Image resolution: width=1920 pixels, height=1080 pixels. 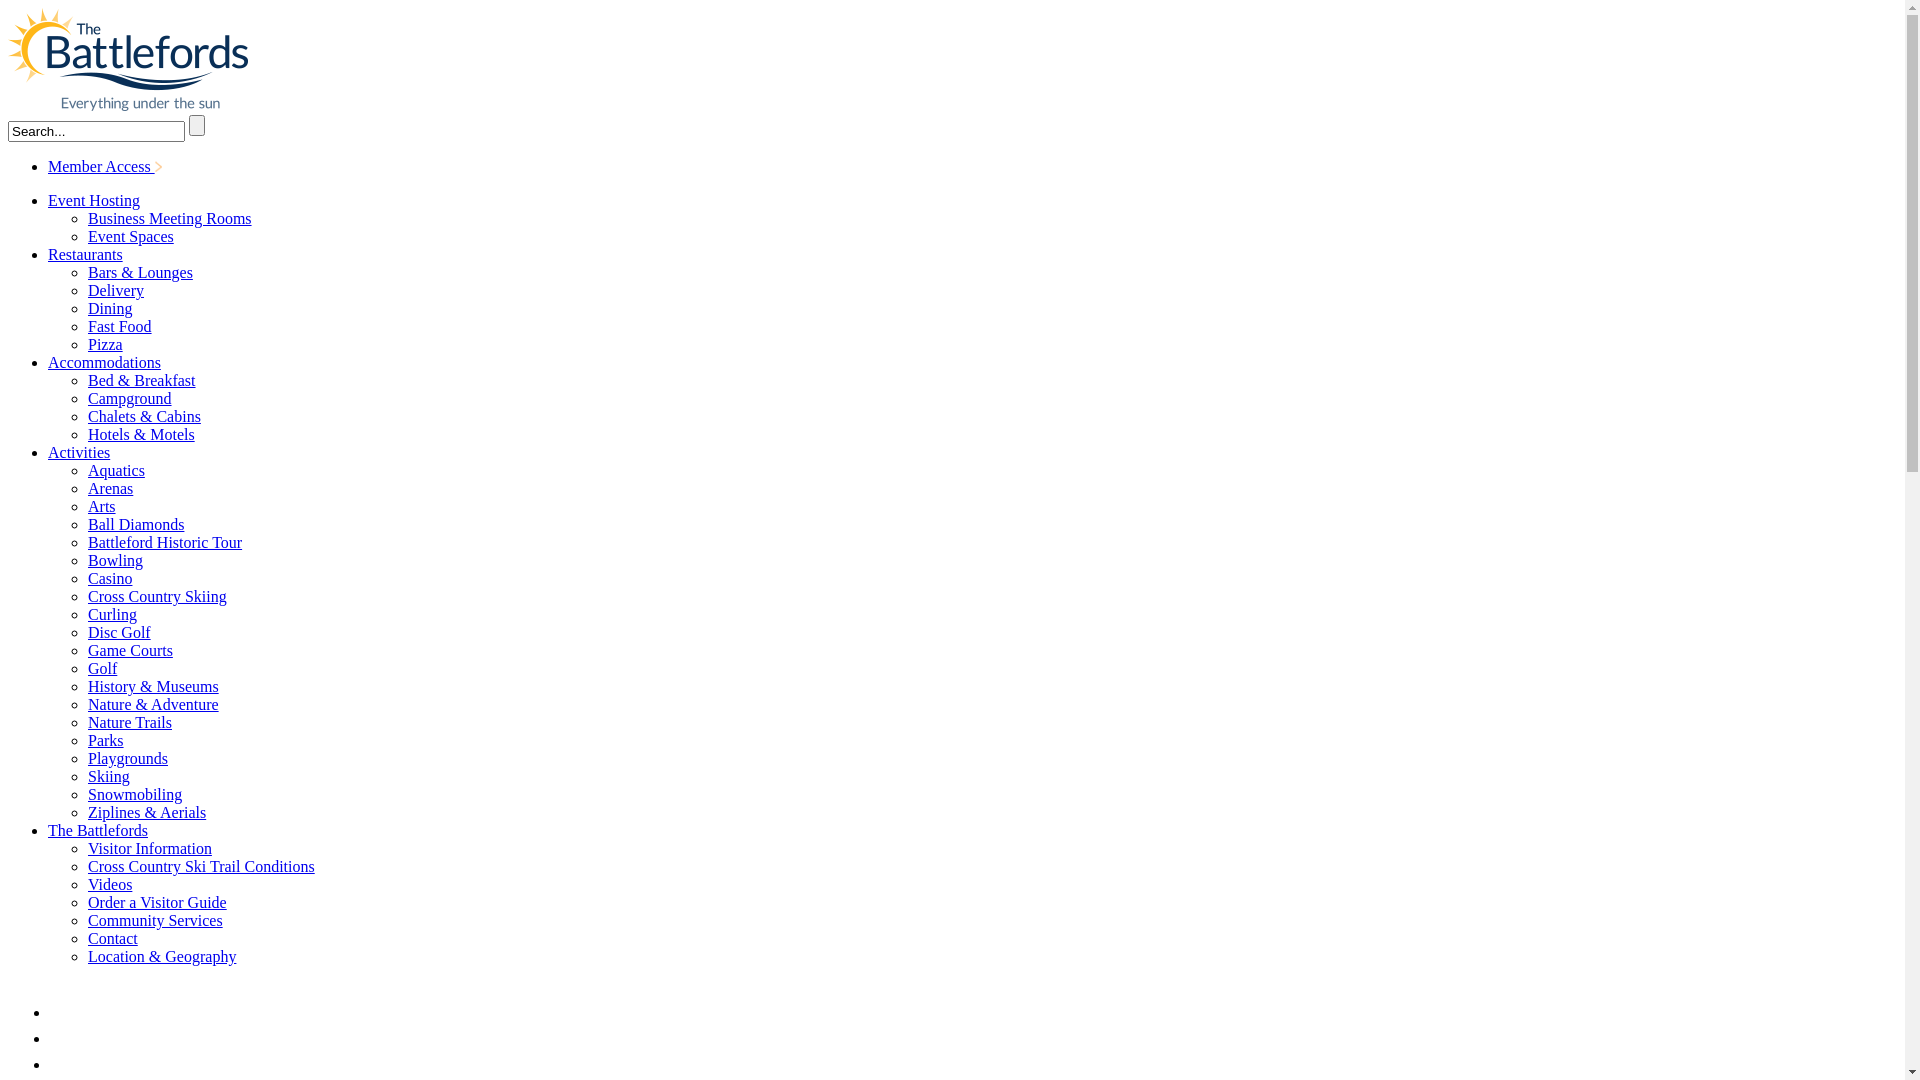 I want to click on 'Location & Geography', so click(x=162, y=955).